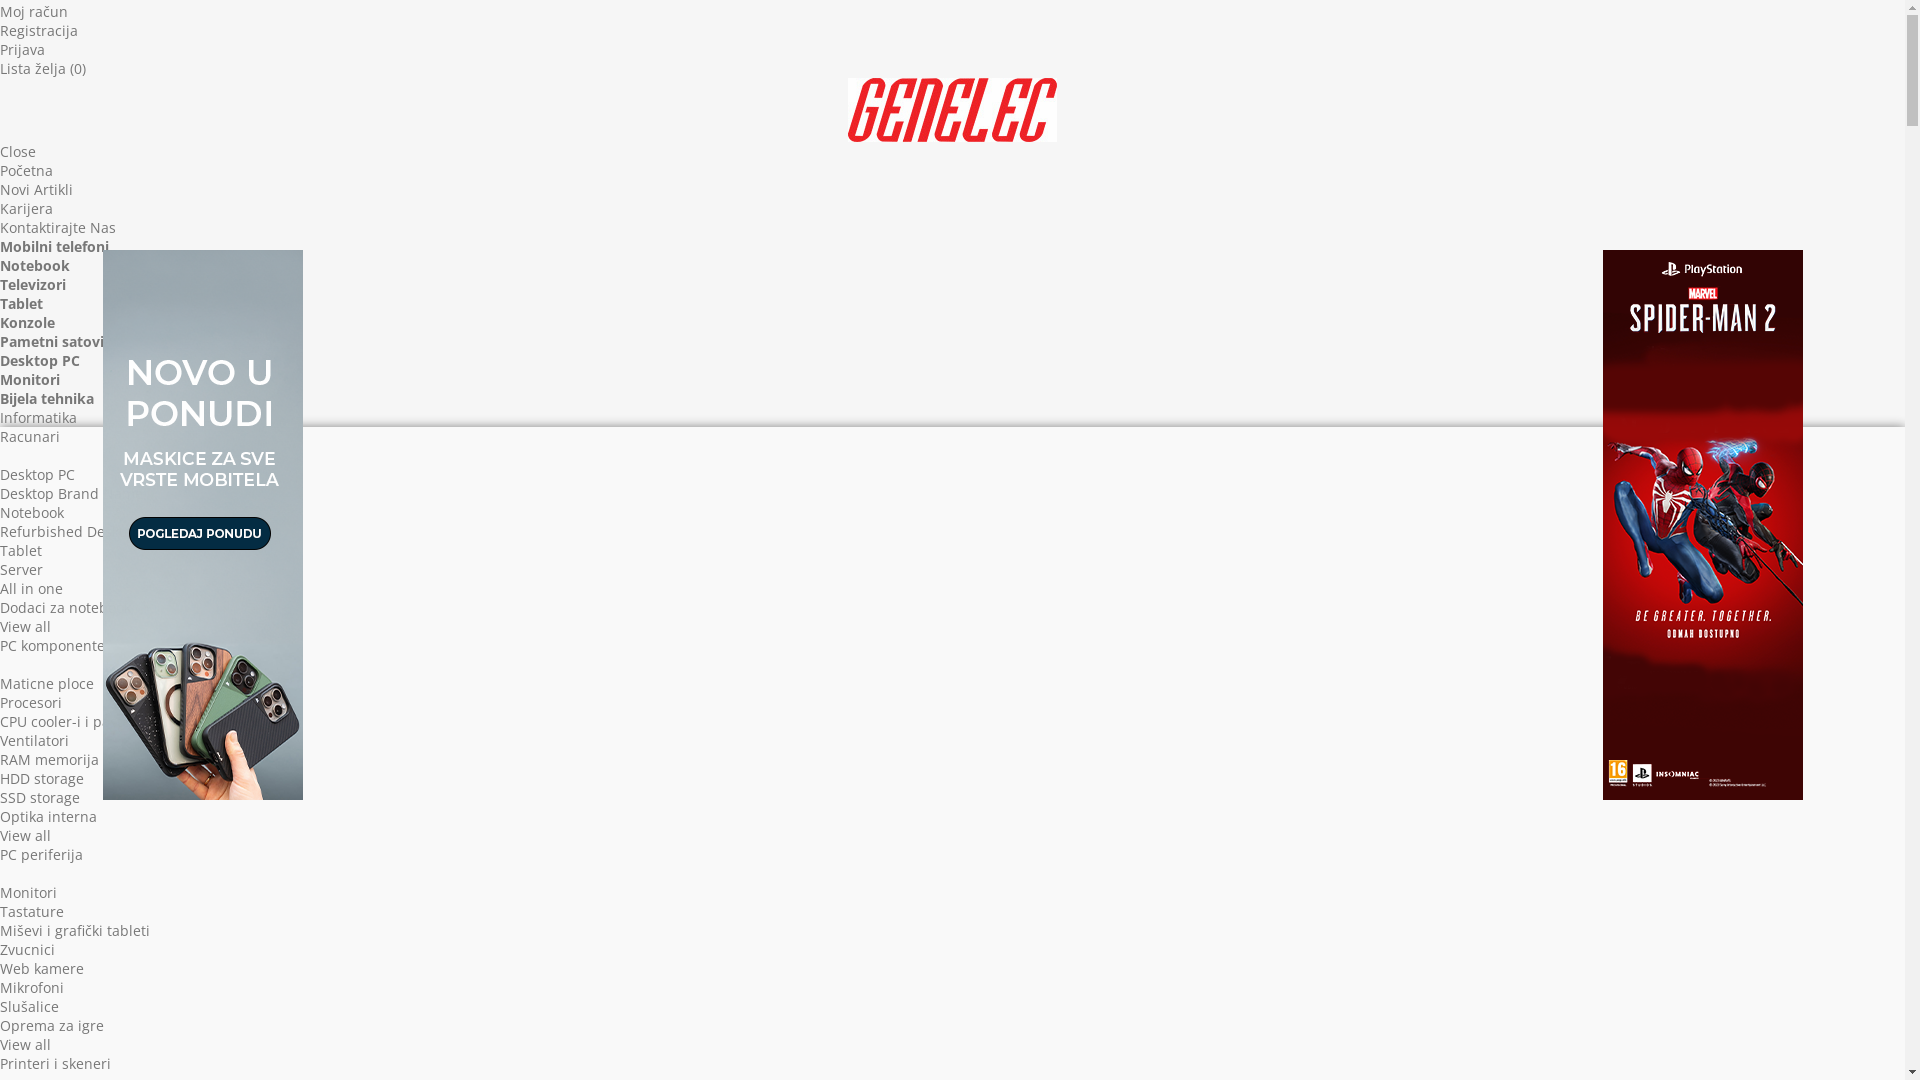  What do you see at coordinates (0, 796) in the screenshot?
I see `'SSD storage'` at bounding box center [0, 796].